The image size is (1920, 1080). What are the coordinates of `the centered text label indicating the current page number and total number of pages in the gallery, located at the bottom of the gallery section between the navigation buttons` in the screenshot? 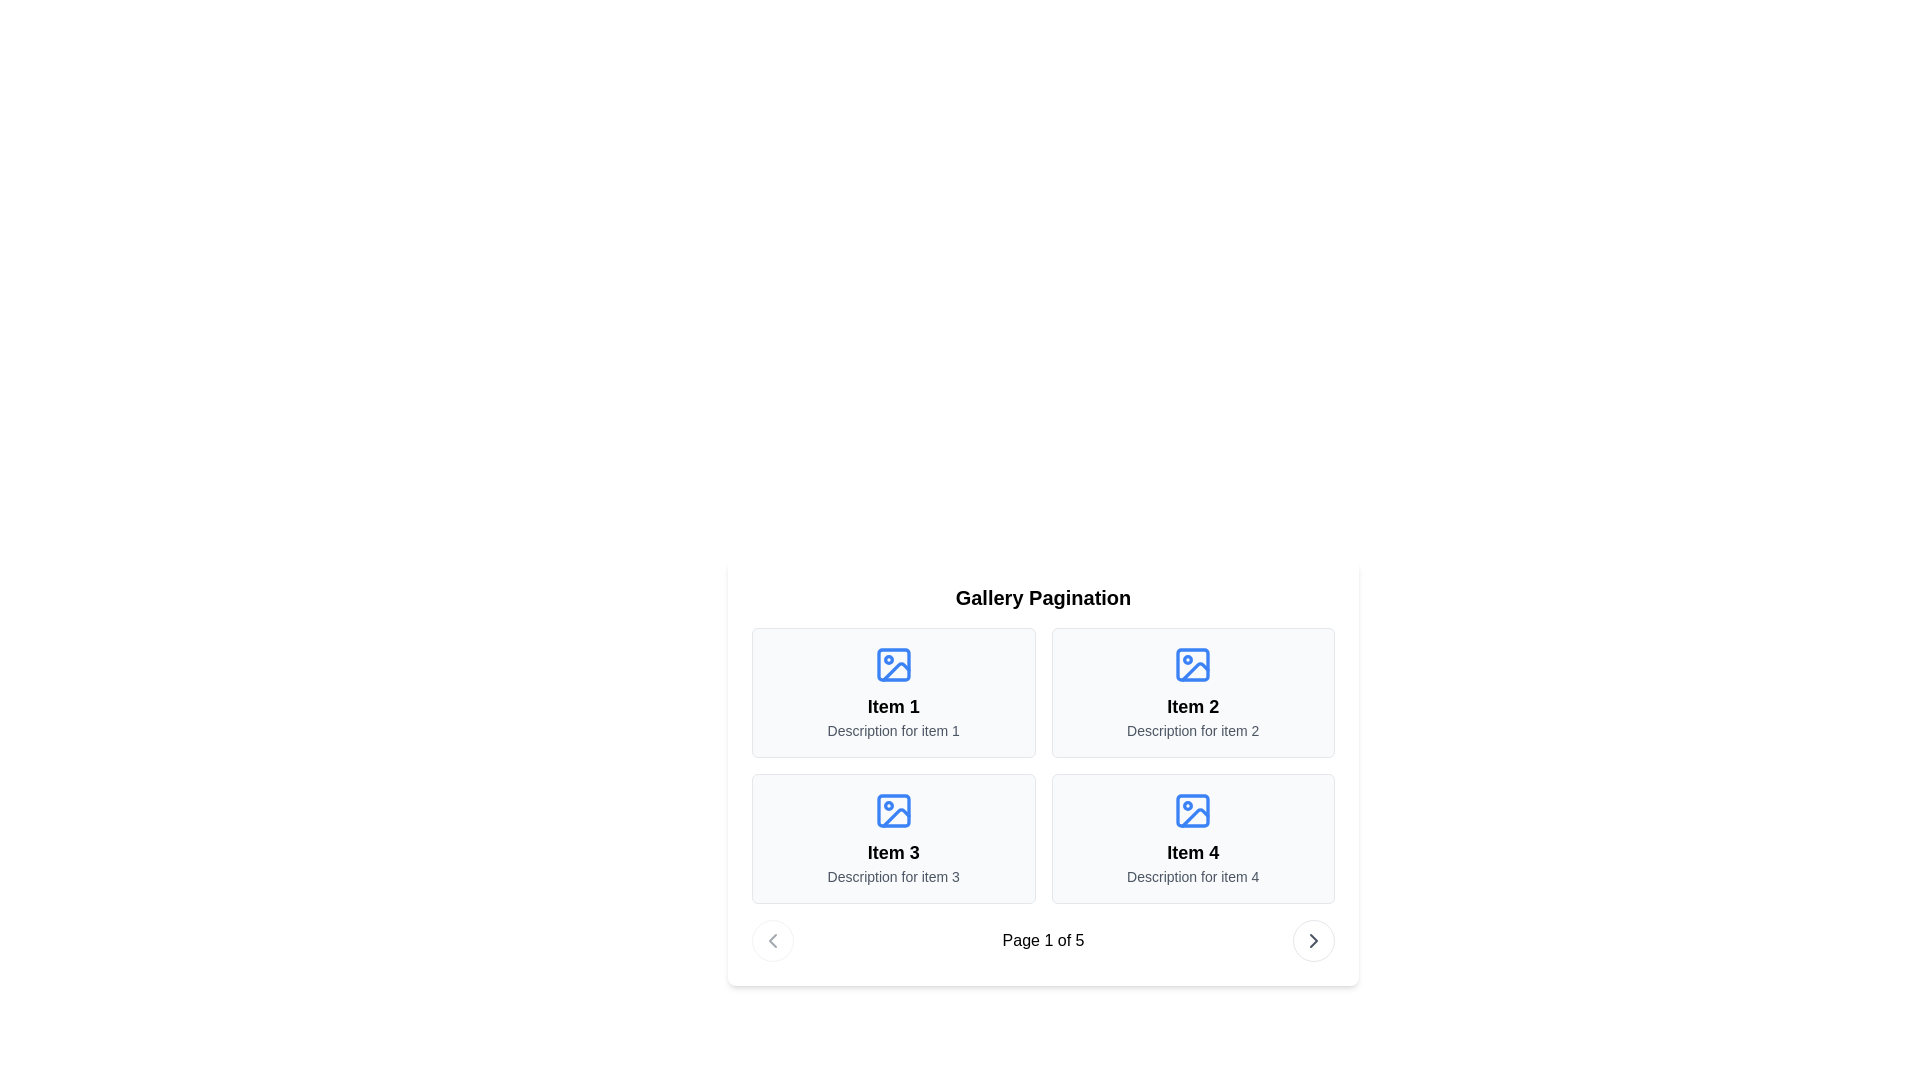 It's located at (1042, 941).